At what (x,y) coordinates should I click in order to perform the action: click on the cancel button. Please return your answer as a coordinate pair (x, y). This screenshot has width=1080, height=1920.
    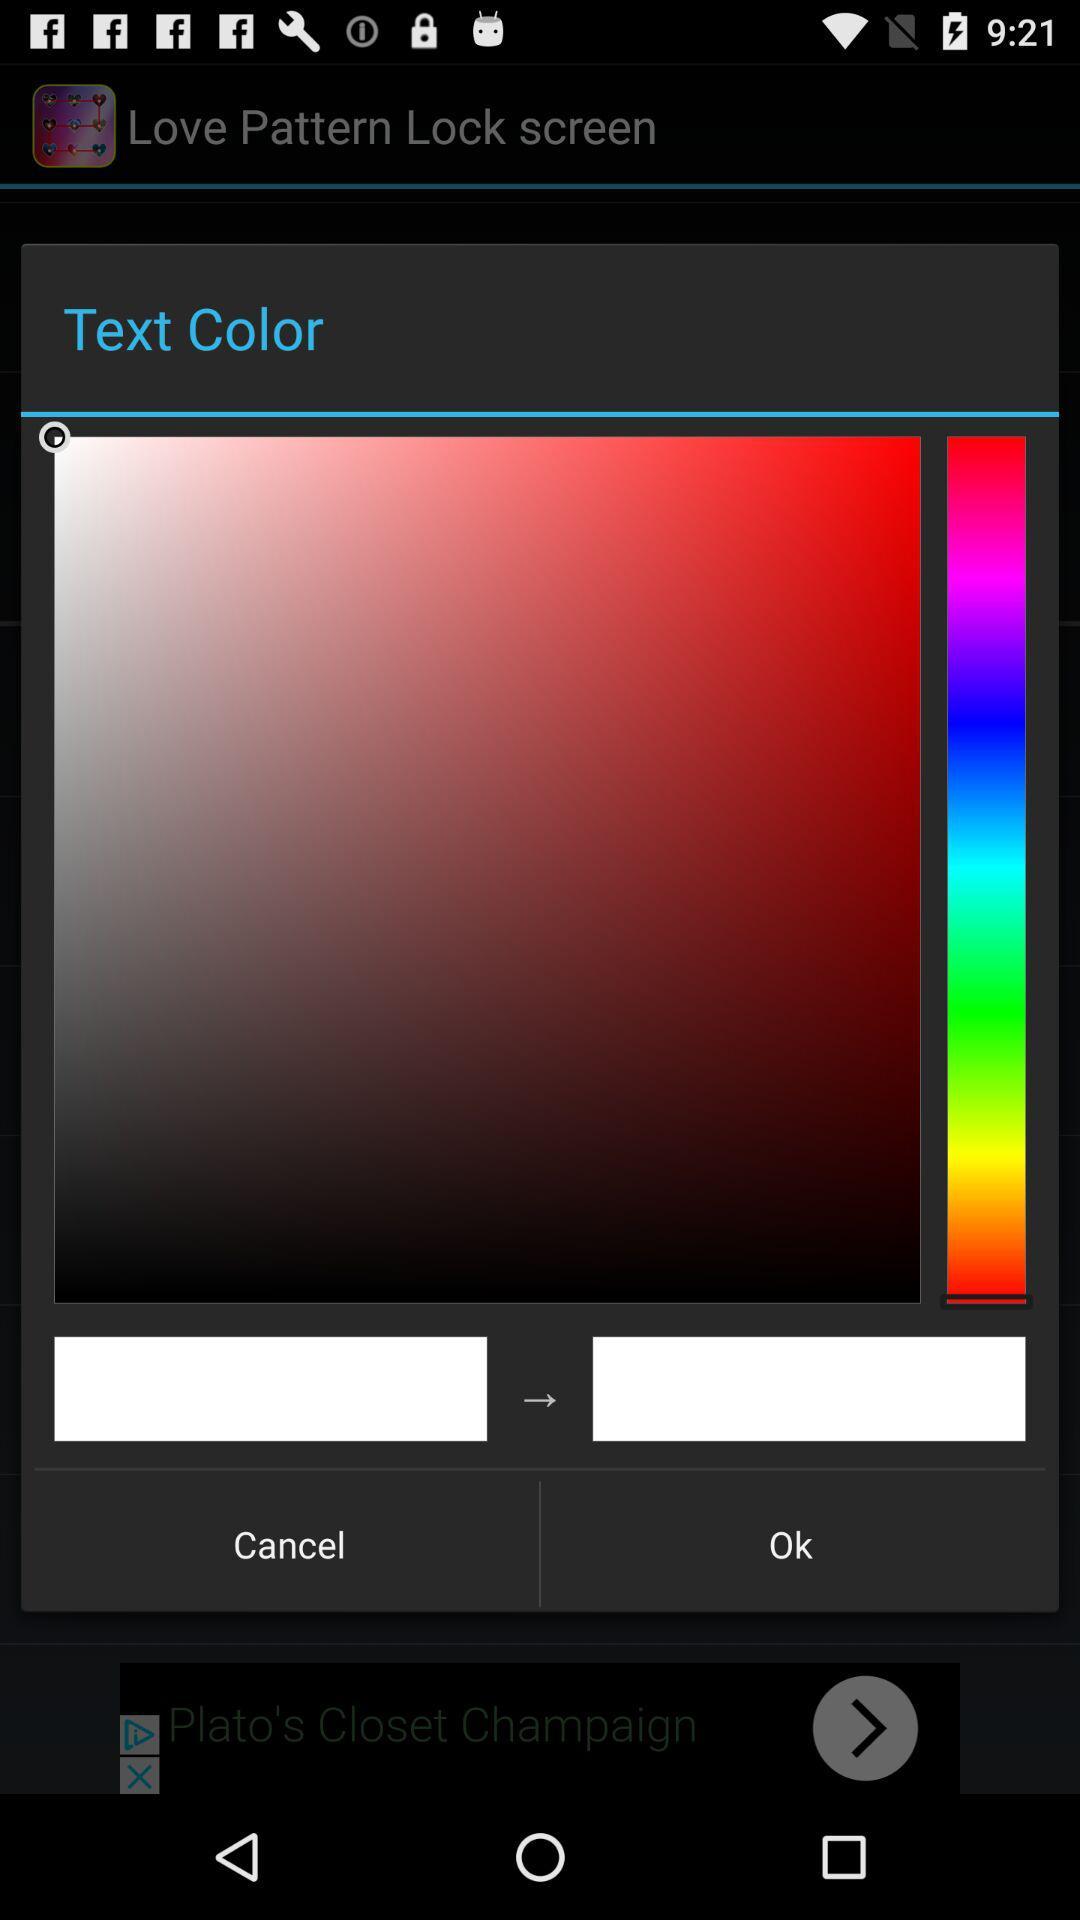
    Looking at the image, I should click on (289, 1543).